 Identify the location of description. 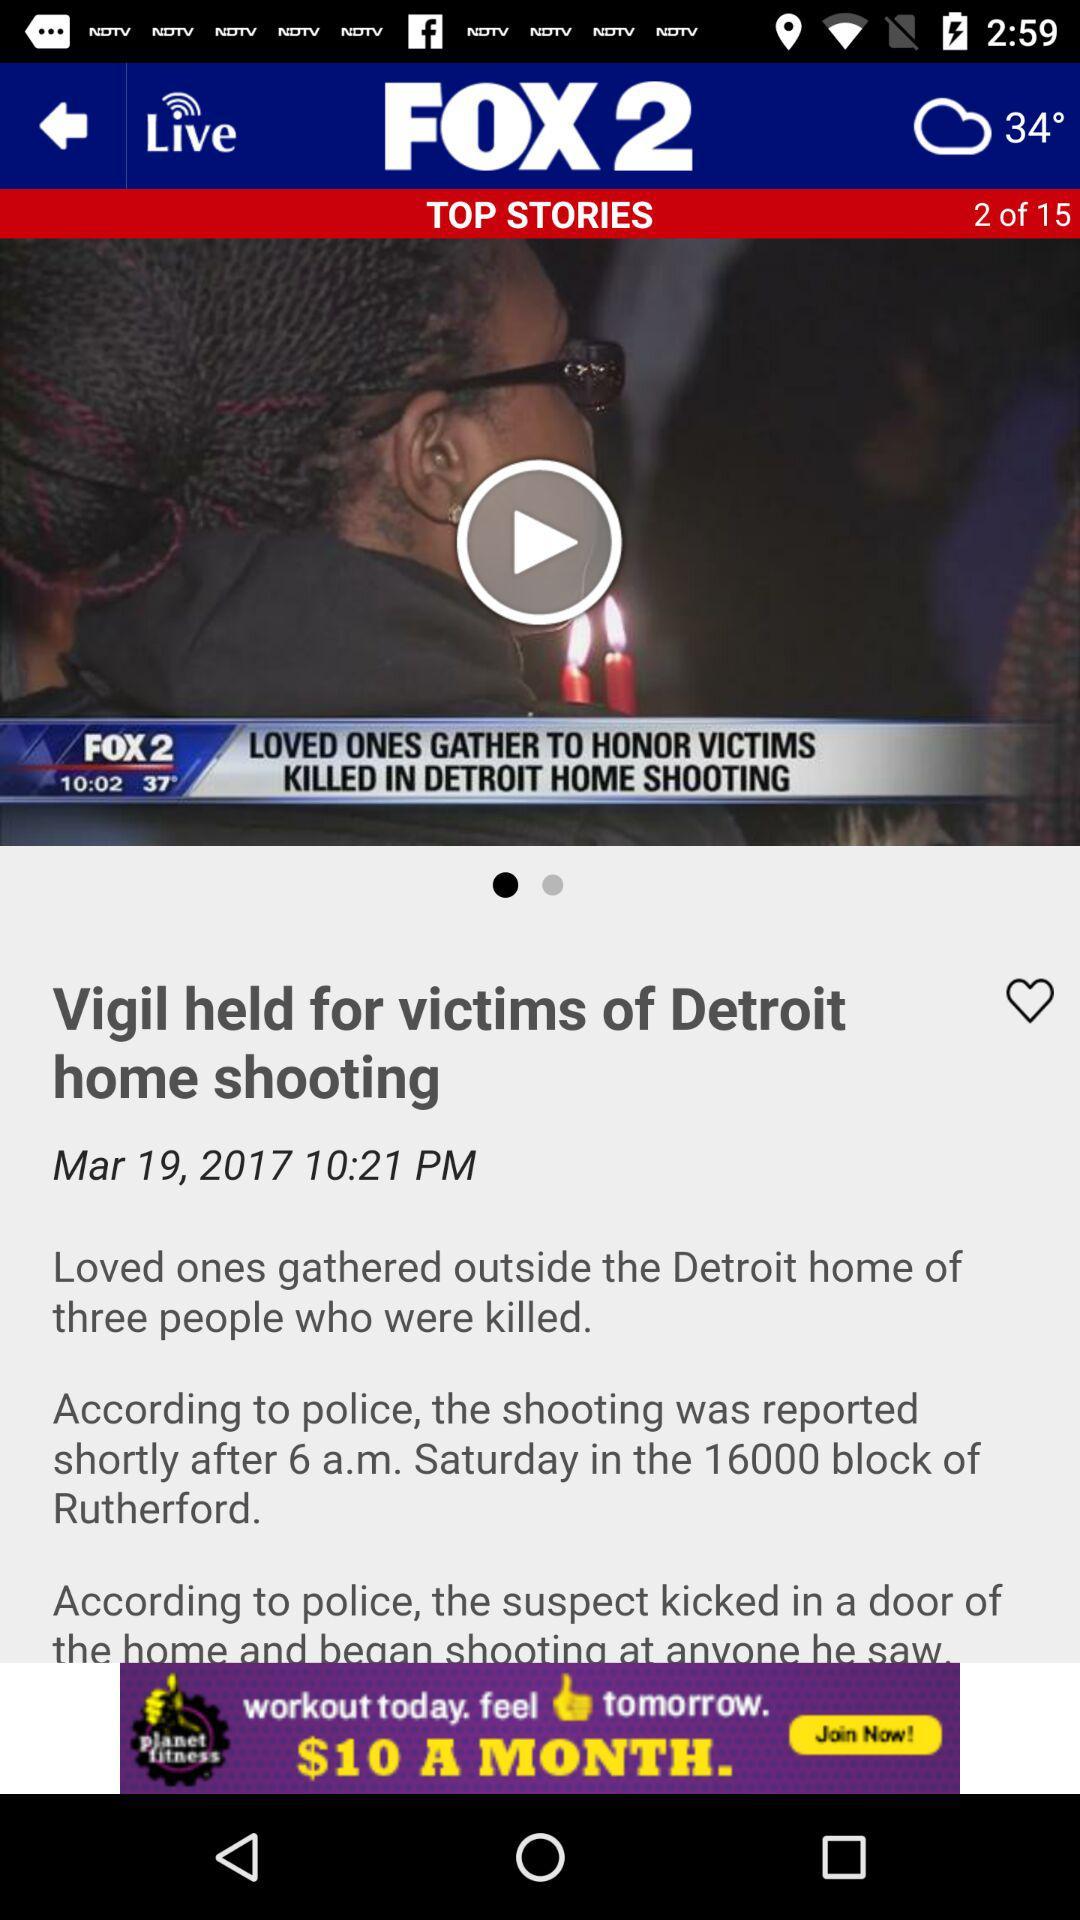
(540, 1293).